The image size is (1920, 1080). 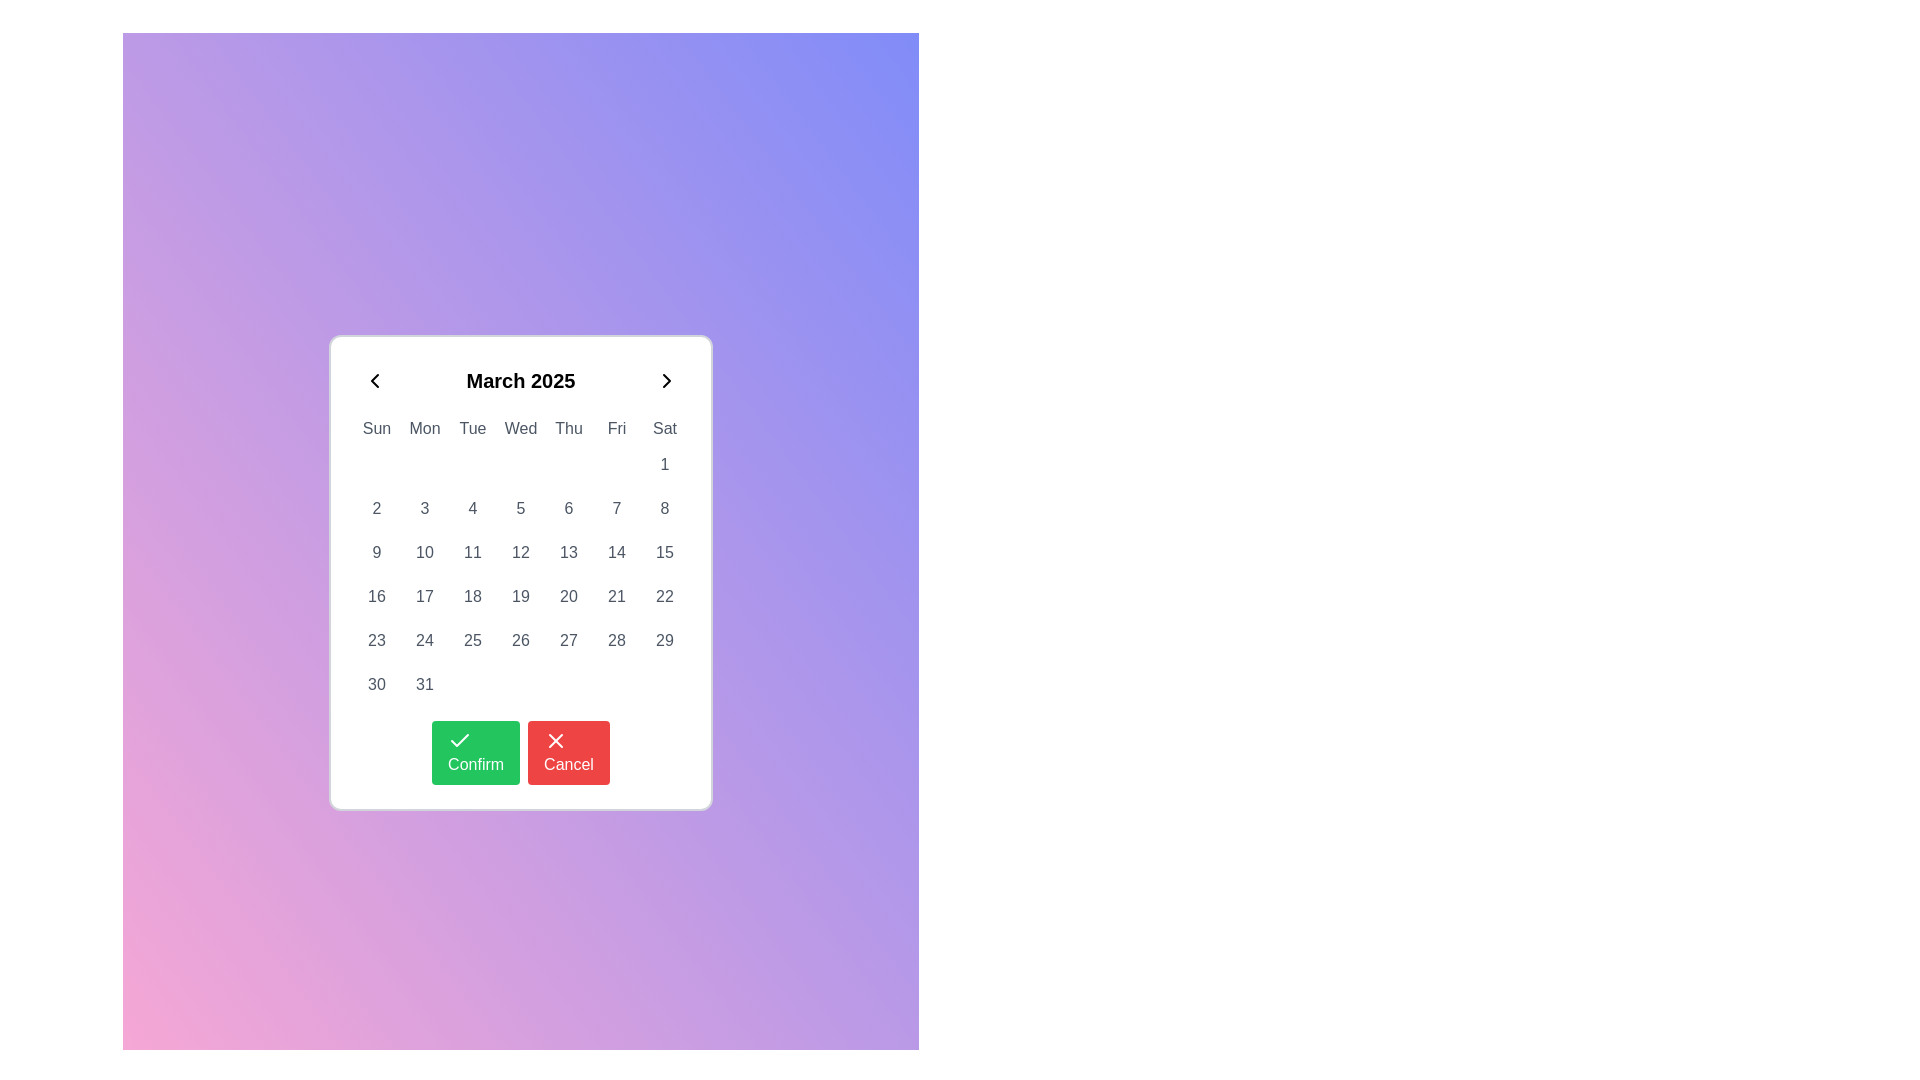 What do you see at coordinates (459, 740) in the screenshot?
I see `the checkmark icon located within the green confirm button at the bottom section of the calendar widget, which indicates a positive action when clicked` at bounding box center [459, 740].